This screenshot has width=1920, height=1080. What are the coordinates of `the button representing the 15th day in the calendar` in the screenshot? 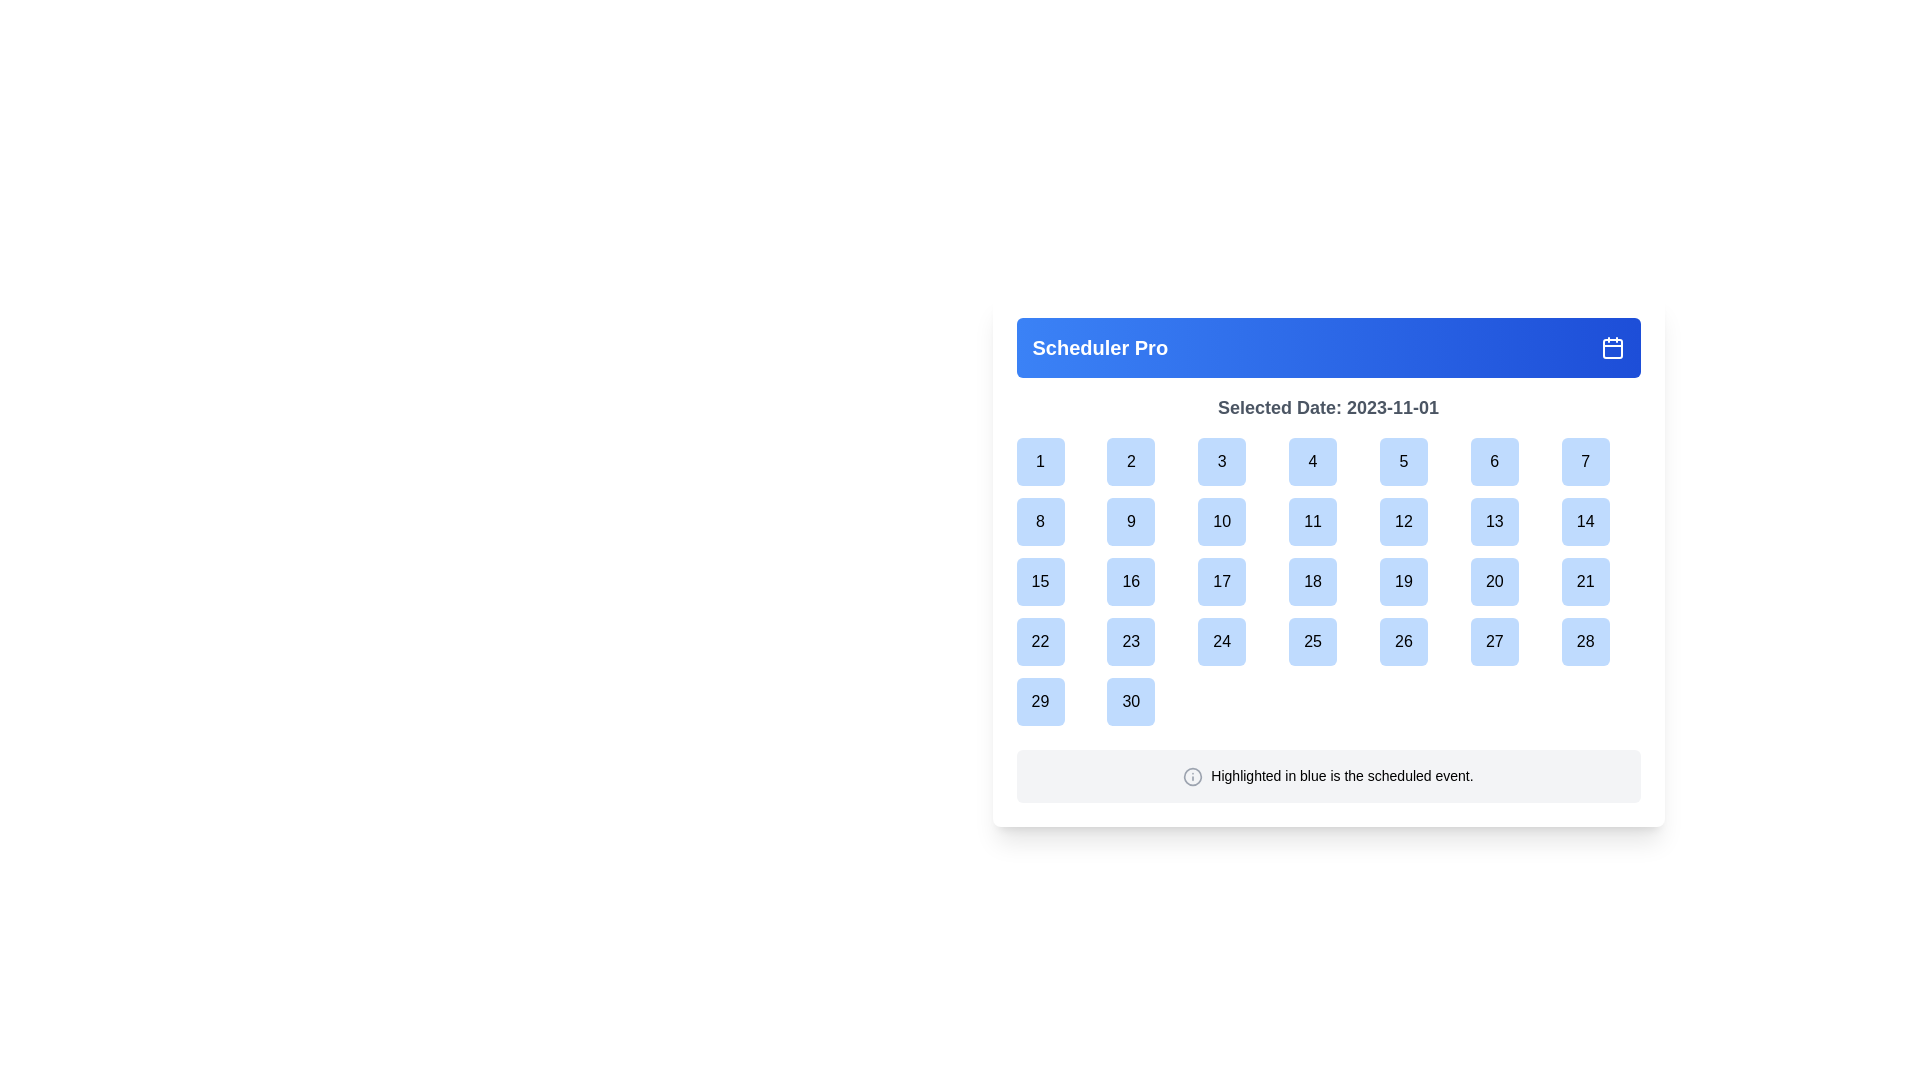 It's located at (1040, 582).